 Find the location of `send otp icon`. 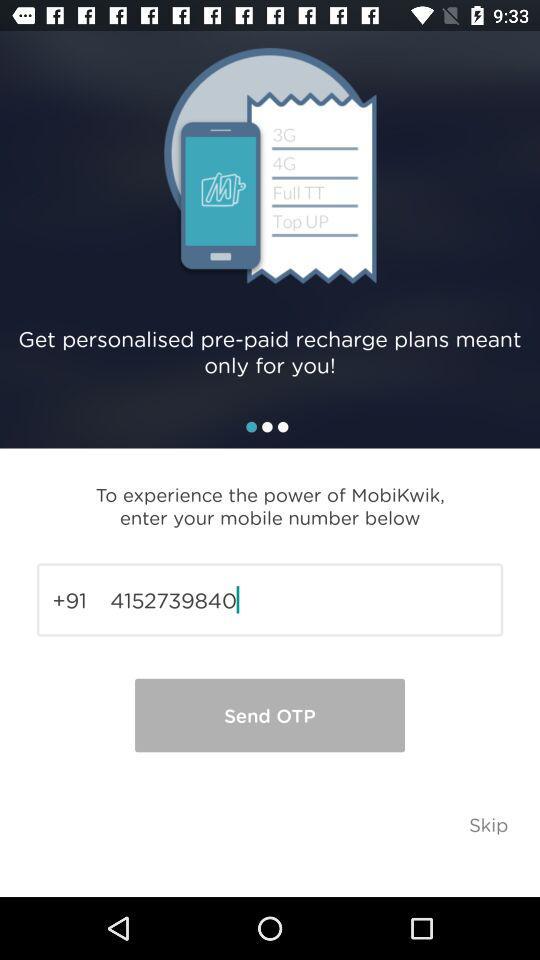

send otp icon is located at coordinates (270, 715).